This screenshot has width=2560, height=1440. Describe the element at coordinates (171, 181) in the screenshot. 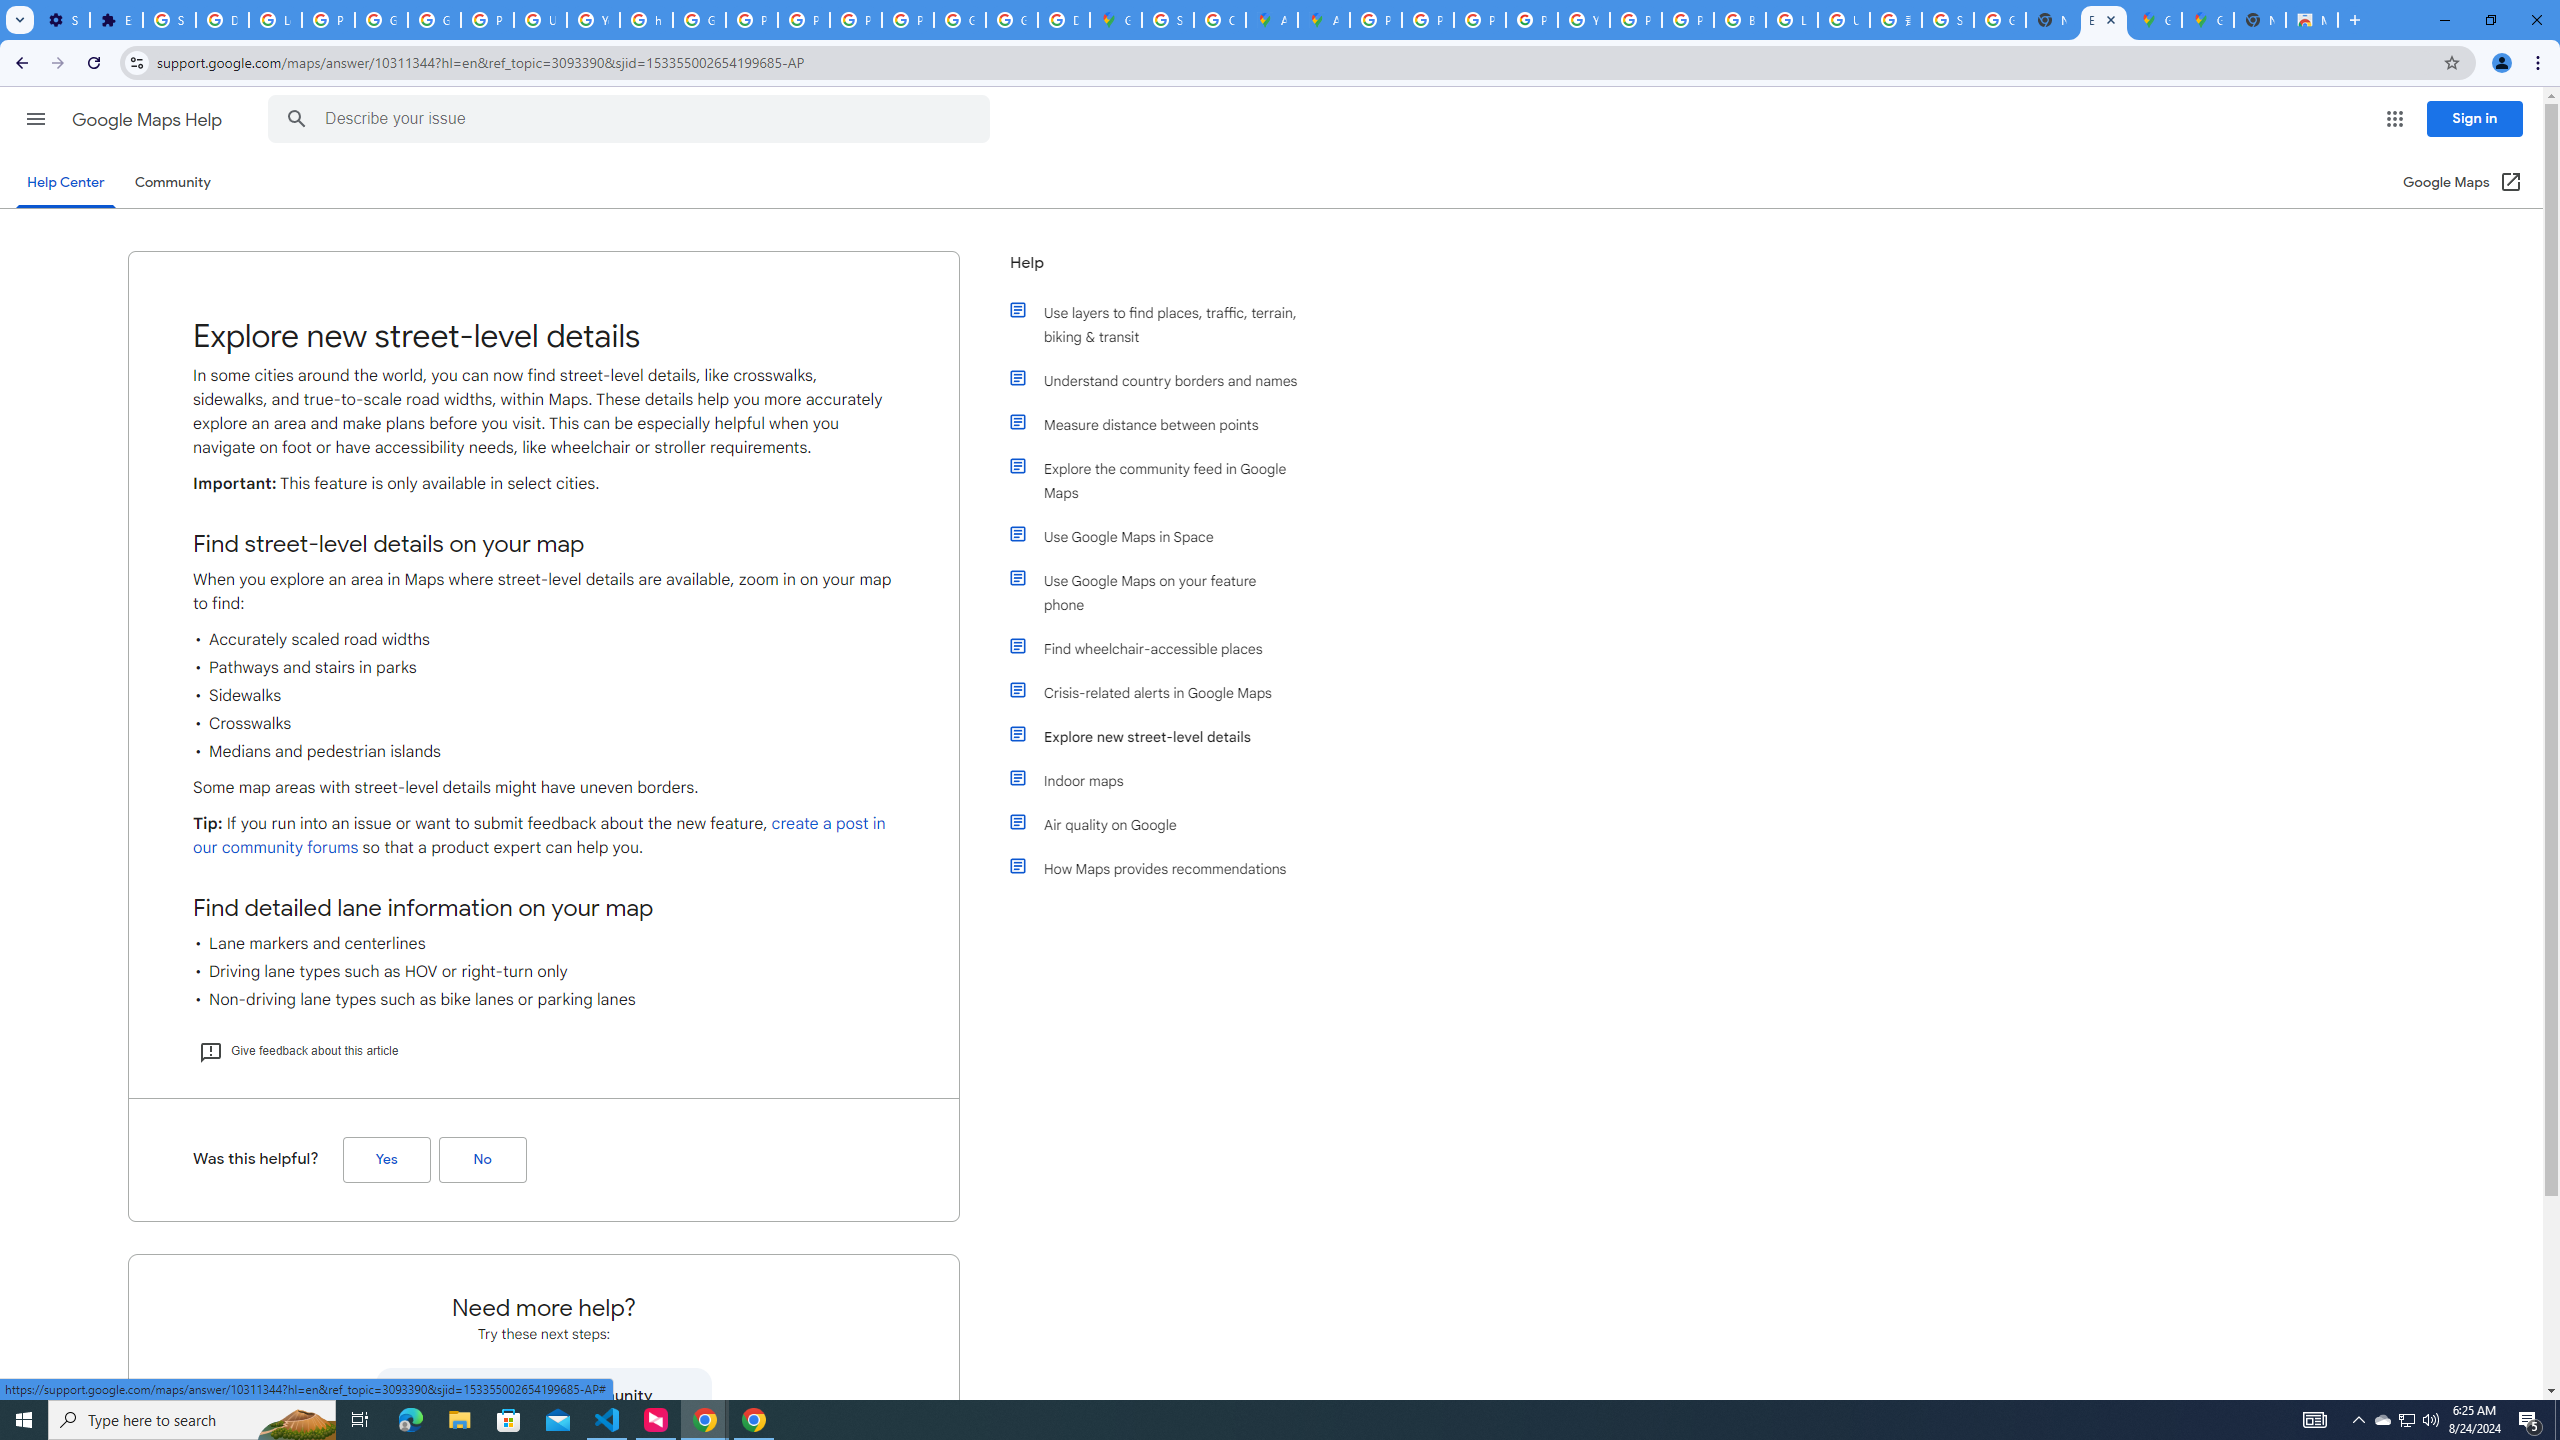

I see `'Community'` at that location.